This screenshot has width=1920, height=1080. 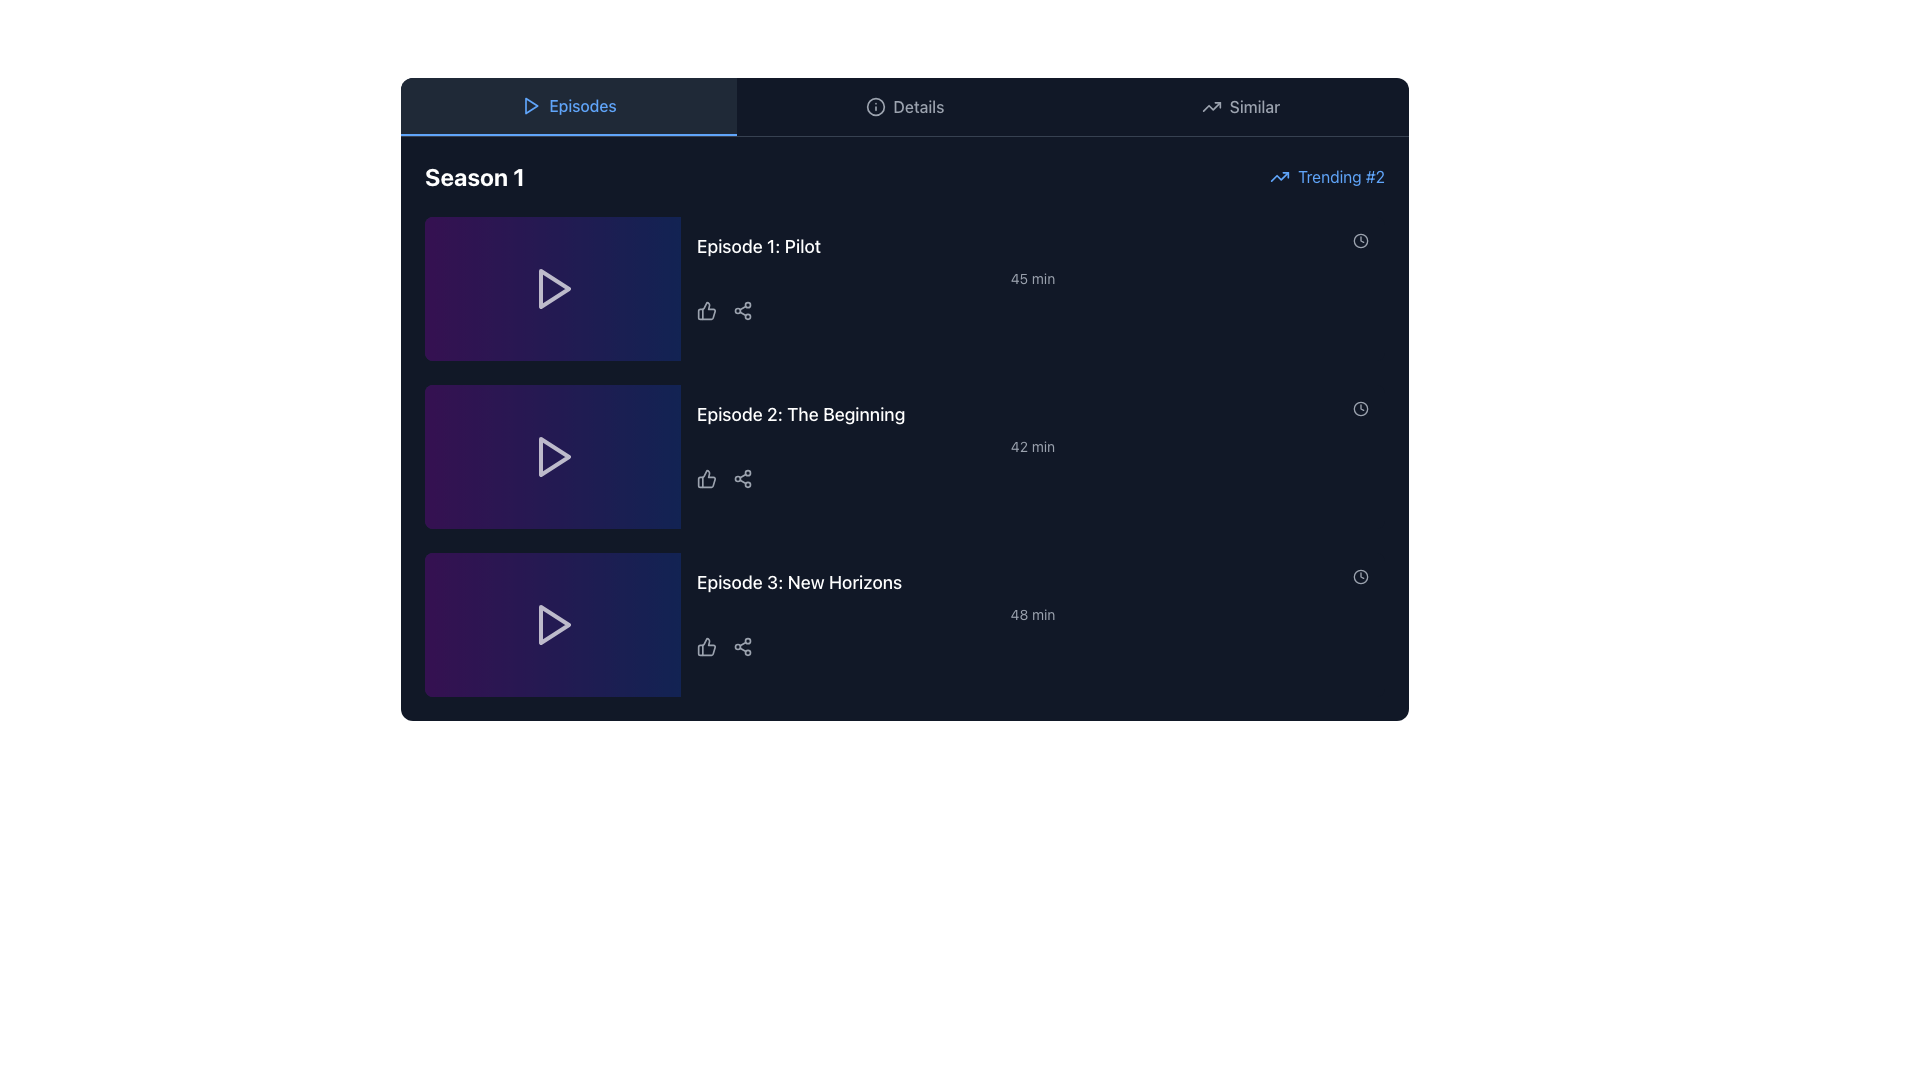 I want to click on the button associated with 'Episode 1: Pilot', so click(x=552, y=289).